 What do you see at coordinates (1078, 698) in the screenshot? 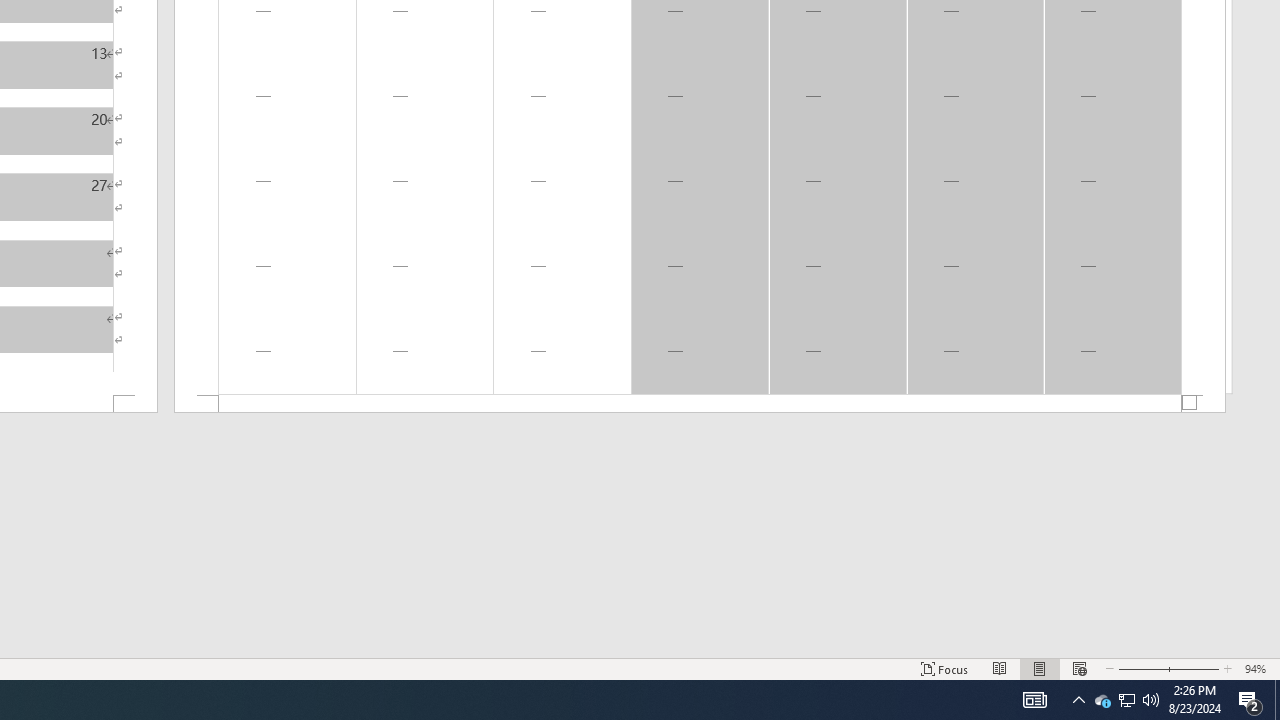
I see `'Notification Chevron'` at bounding box center [1078, 698].